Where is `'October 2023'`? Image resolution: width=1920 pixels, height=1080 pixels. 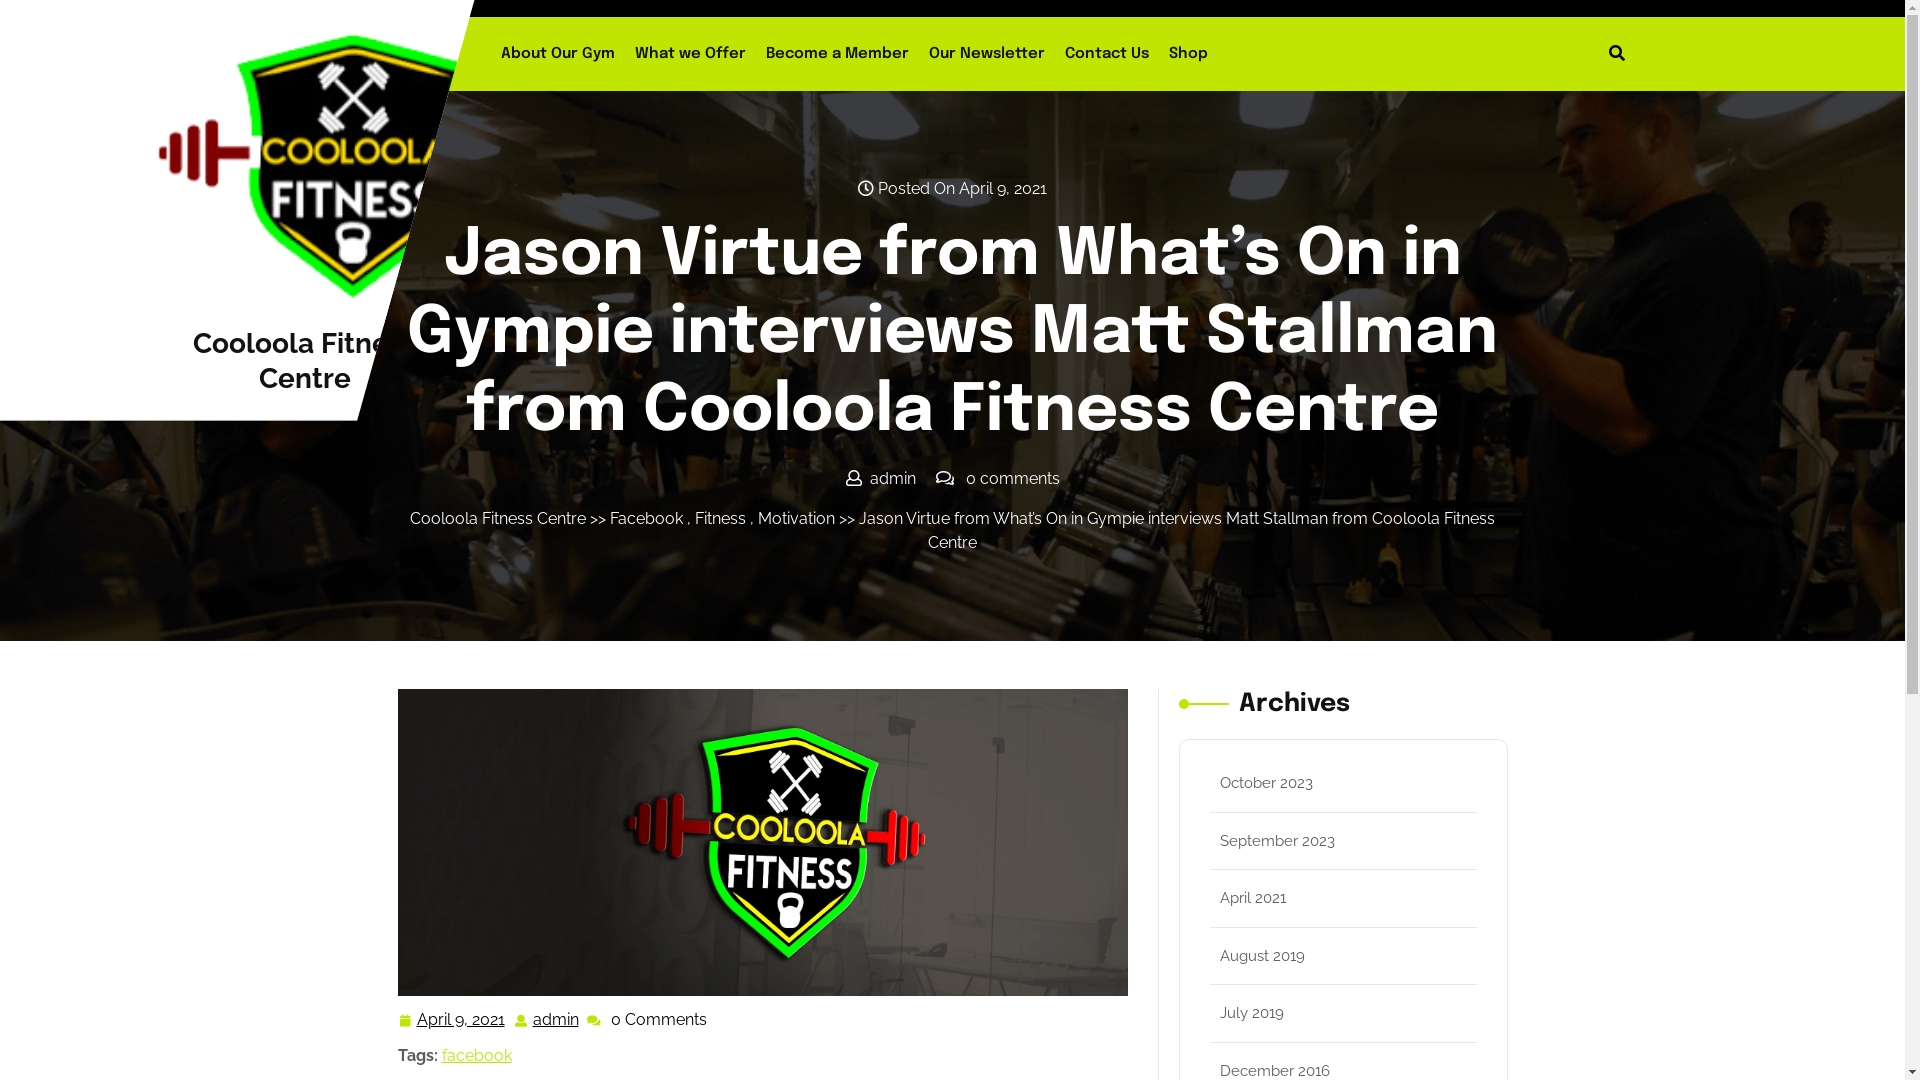
'October 2023' is located at coordinates (1218, 782).